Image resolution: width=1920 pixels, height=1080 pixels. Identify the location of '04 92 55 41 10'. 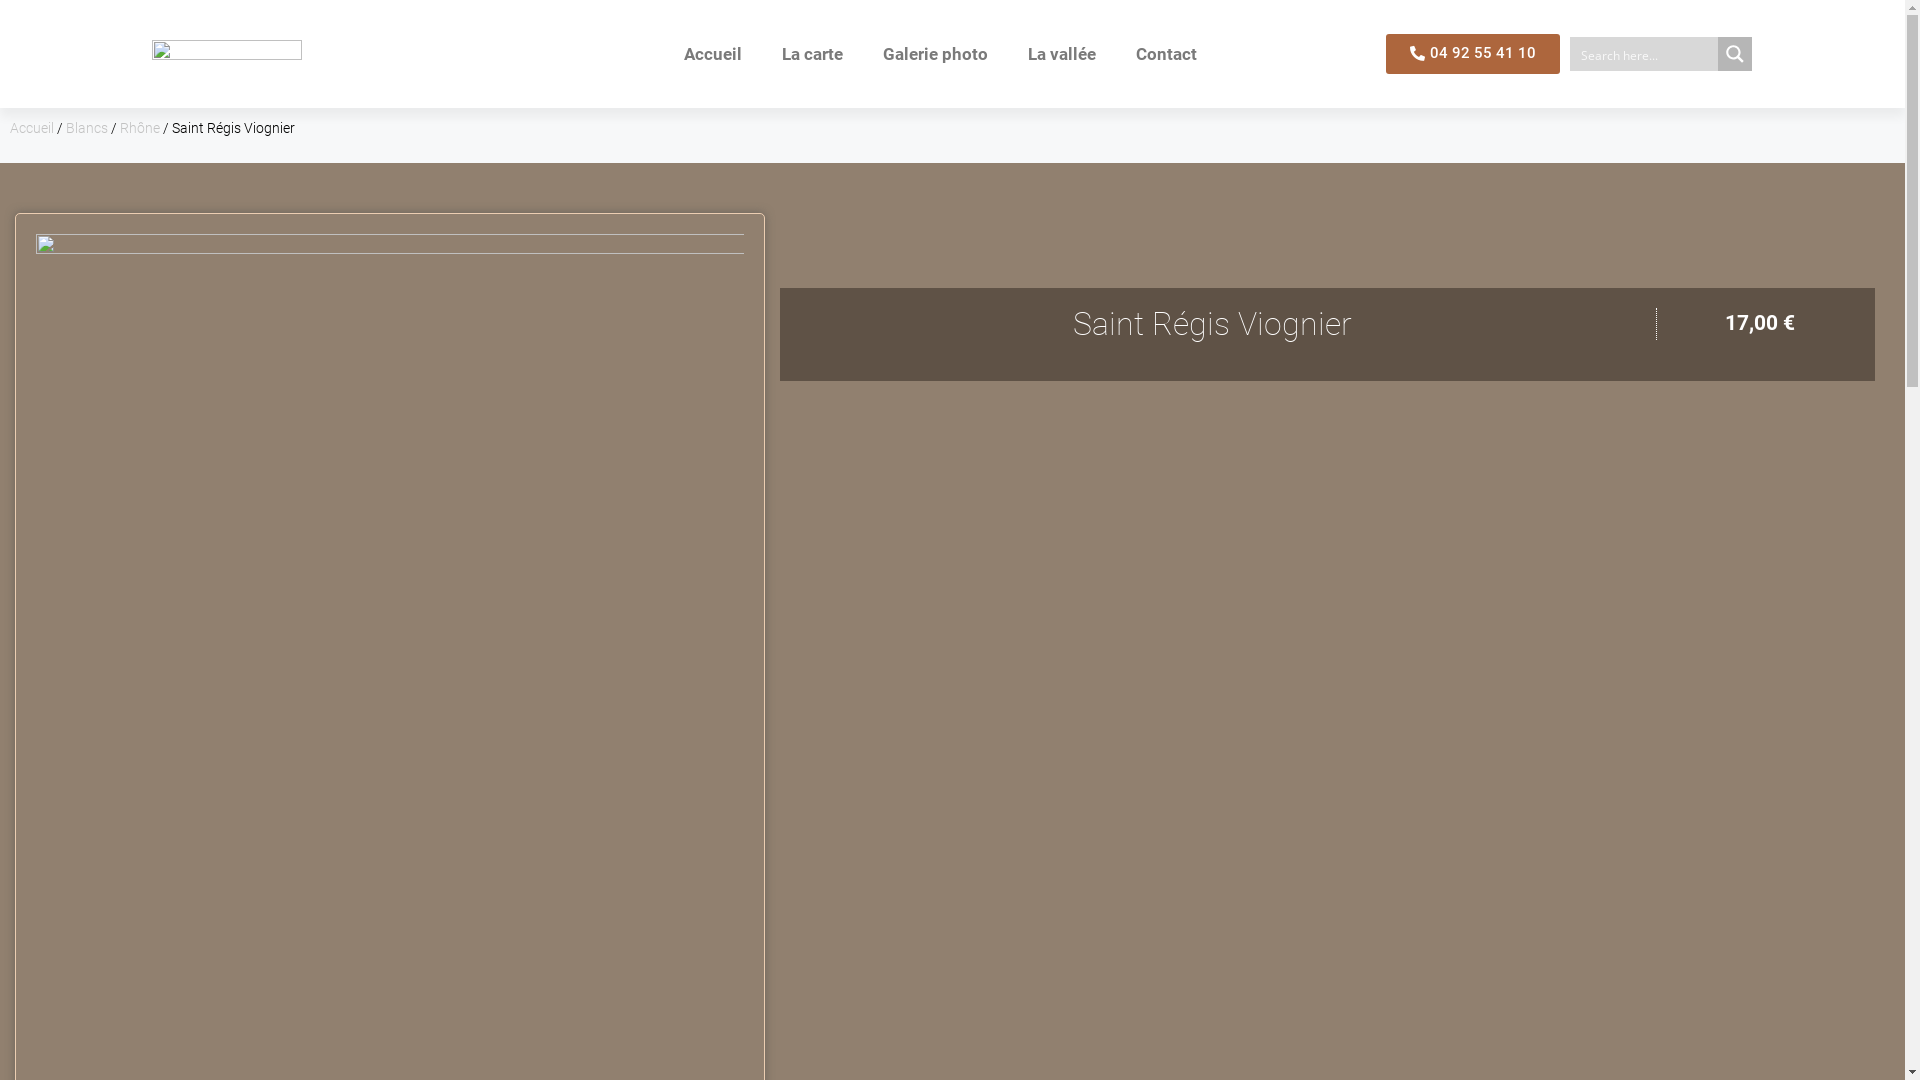
(1385, 53).